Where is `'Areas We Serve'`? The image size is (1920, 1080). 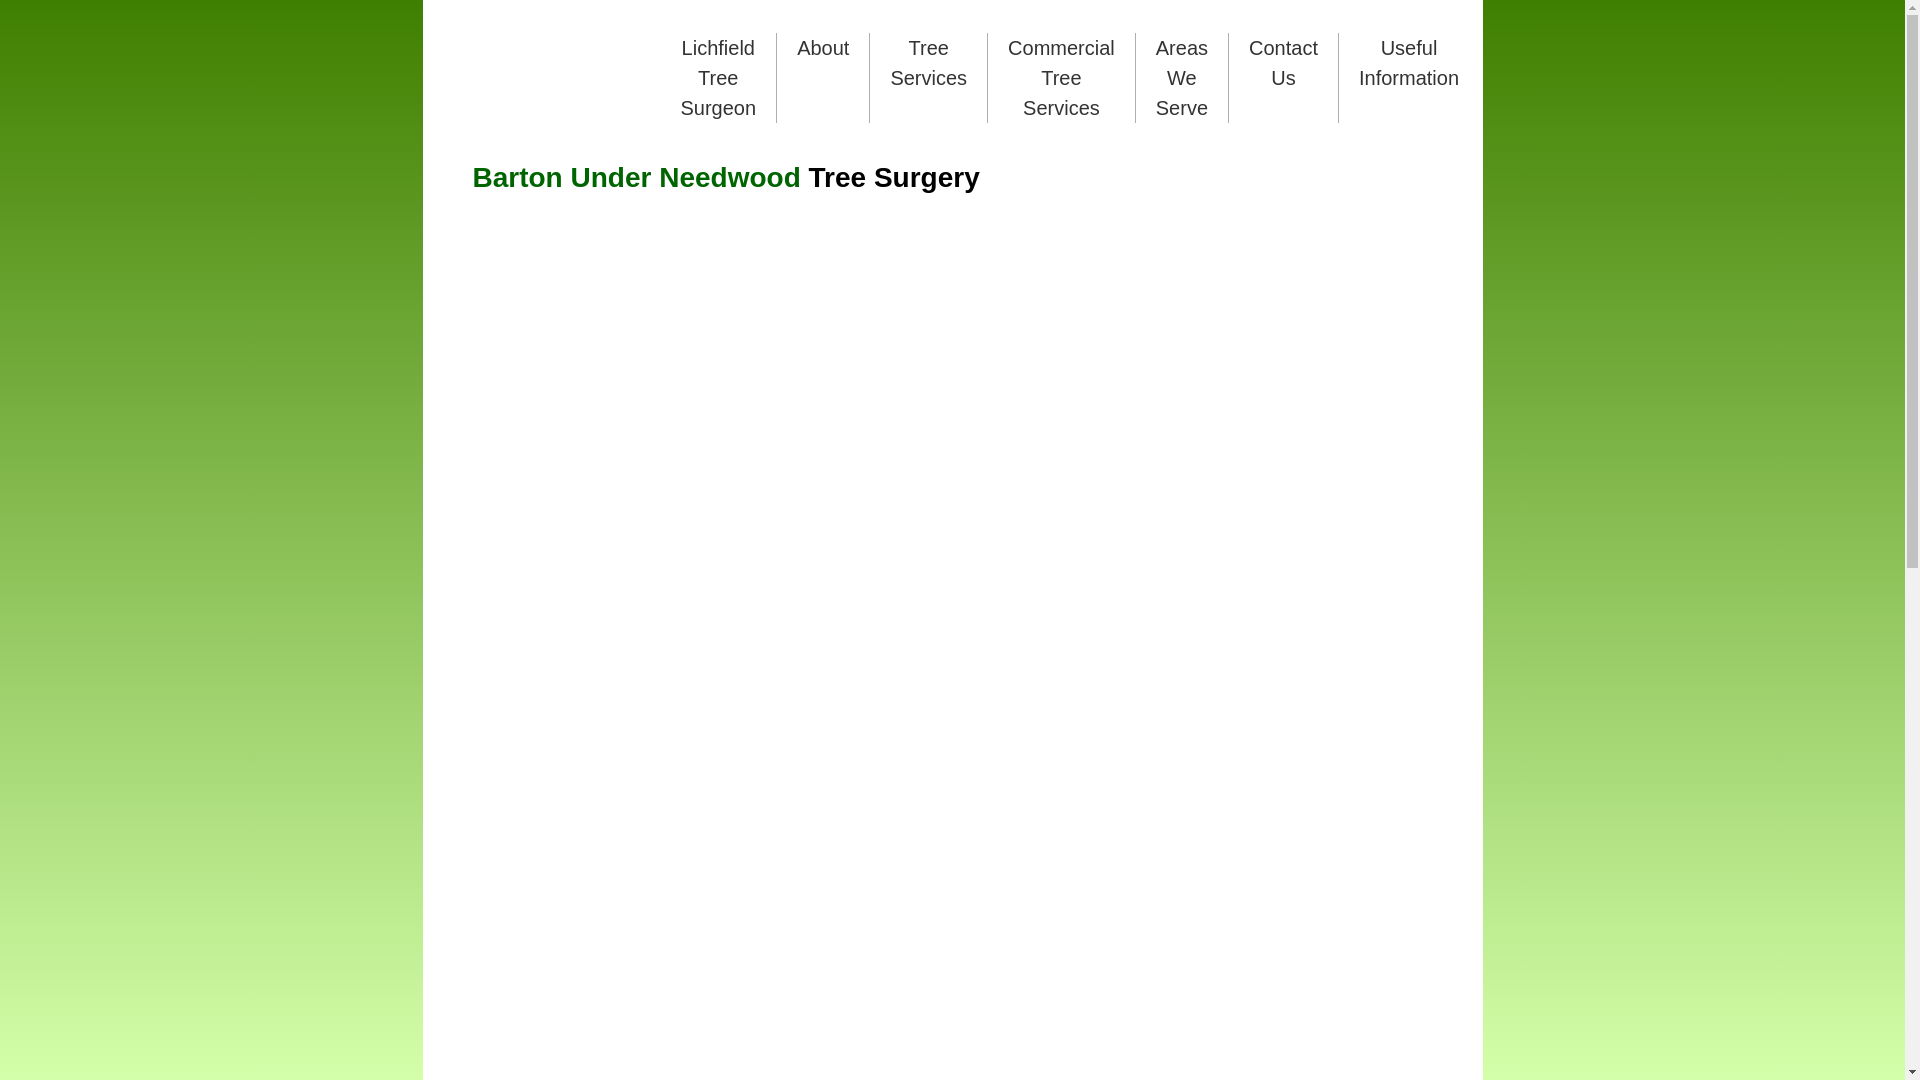
'Areas We Serve' is located at coordinates (1156, 76).